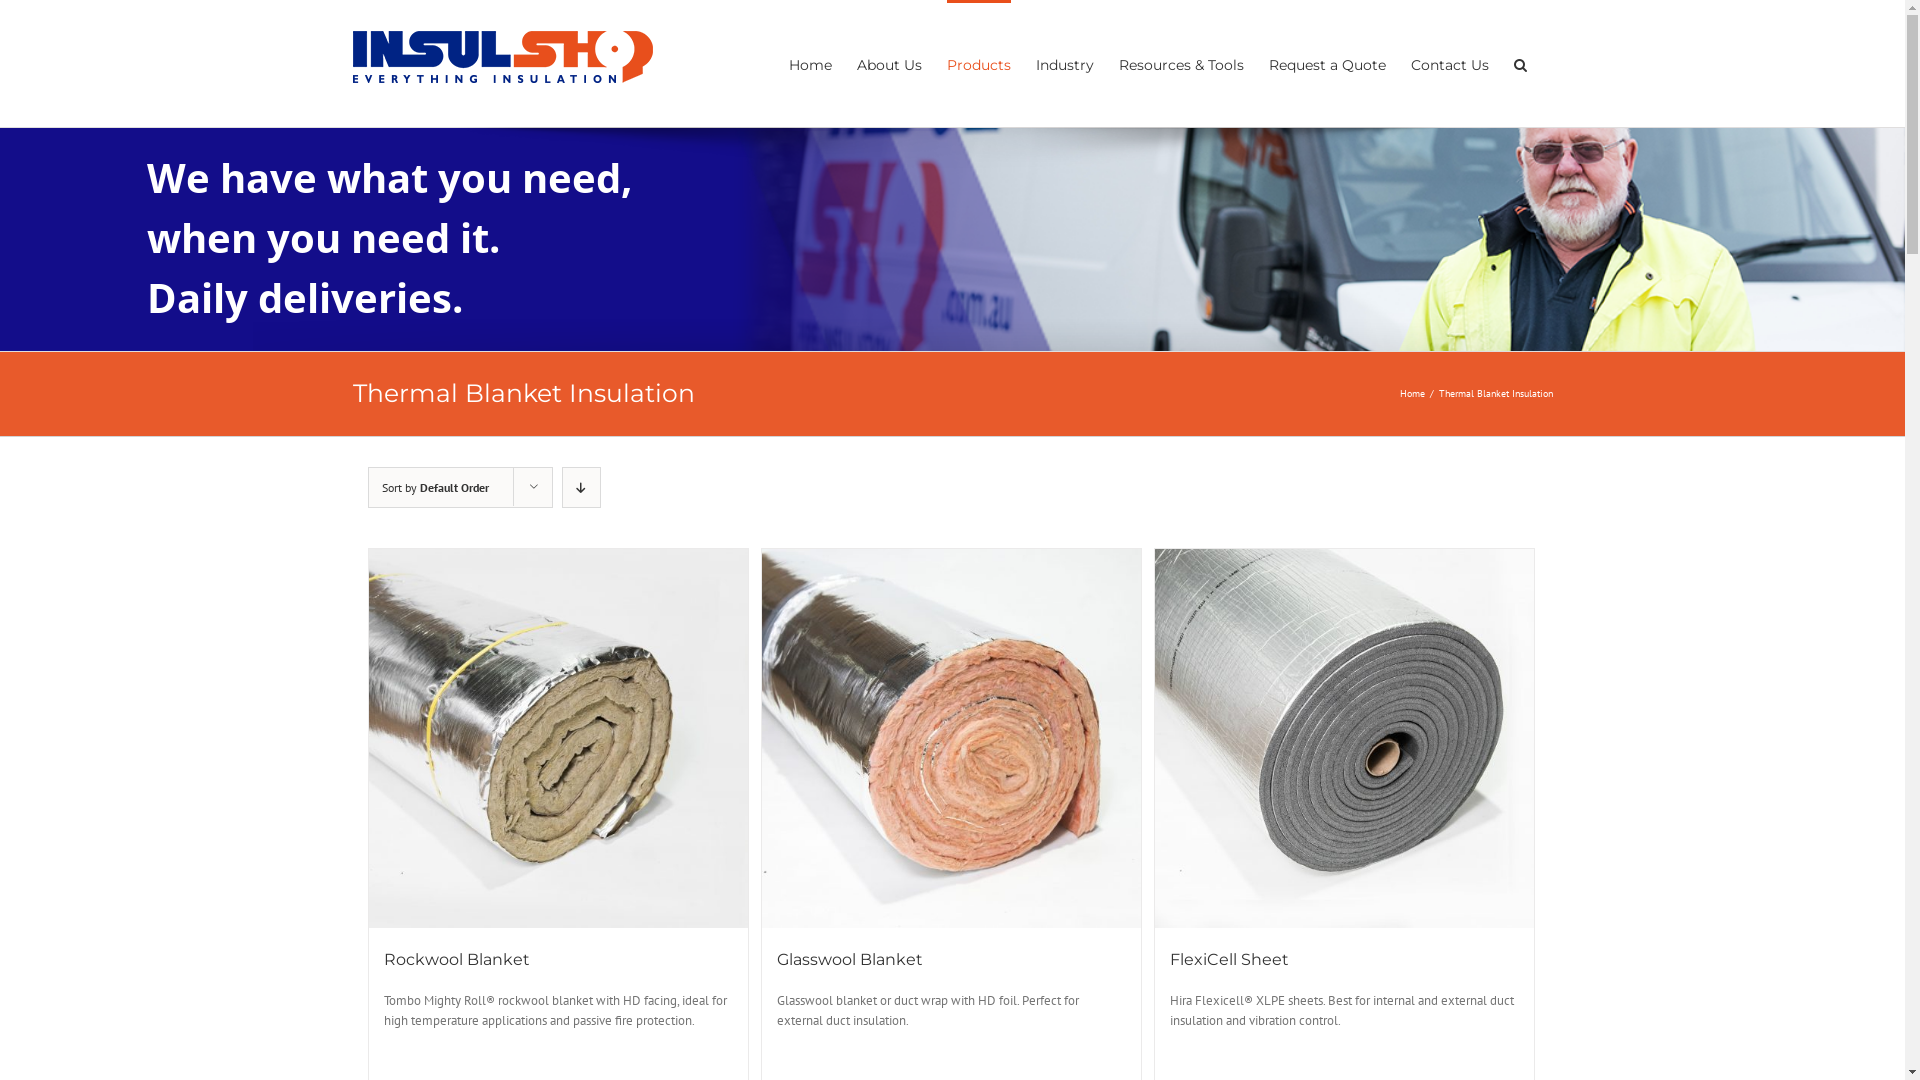  What do you see at coordinates (1399, 393) in the screenshot?
I see `'Home'` at bounding box center [1399, 393].